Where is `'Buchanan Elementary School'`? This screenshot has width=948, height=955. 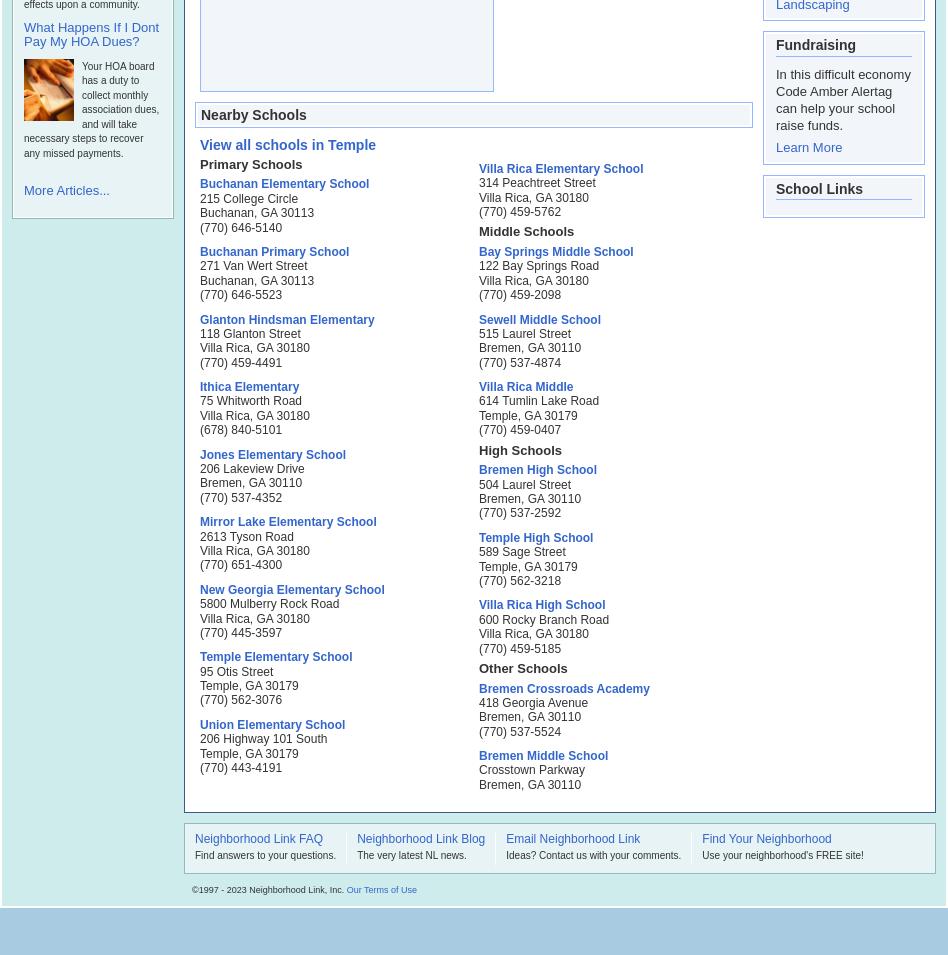
'Buchanan Elementary School' is located at coordinates (284, 184).